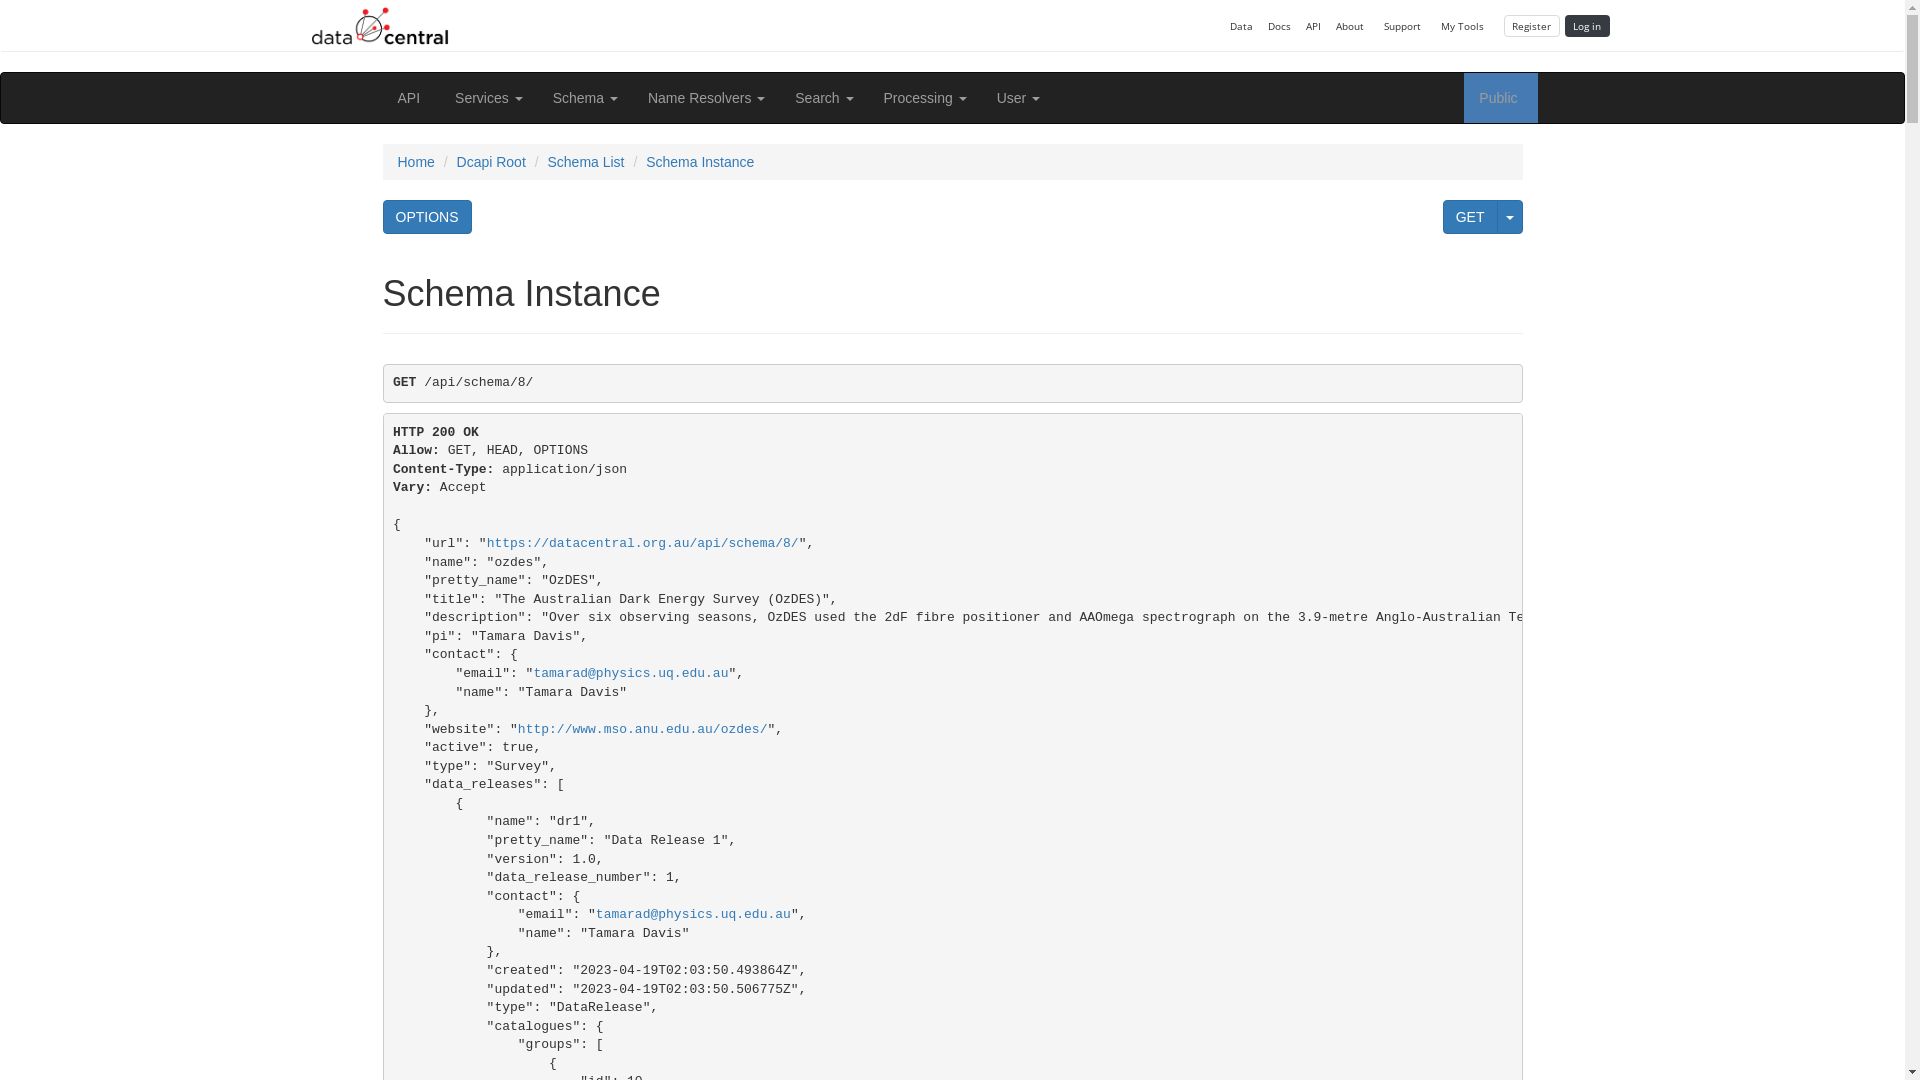 Image resolution: width=1920 pixels, height=1080 pixels. What do you see at coordinates (1585, 26) in the screenshot?
I see `'Log in'` at bounding box center [1585, 26].